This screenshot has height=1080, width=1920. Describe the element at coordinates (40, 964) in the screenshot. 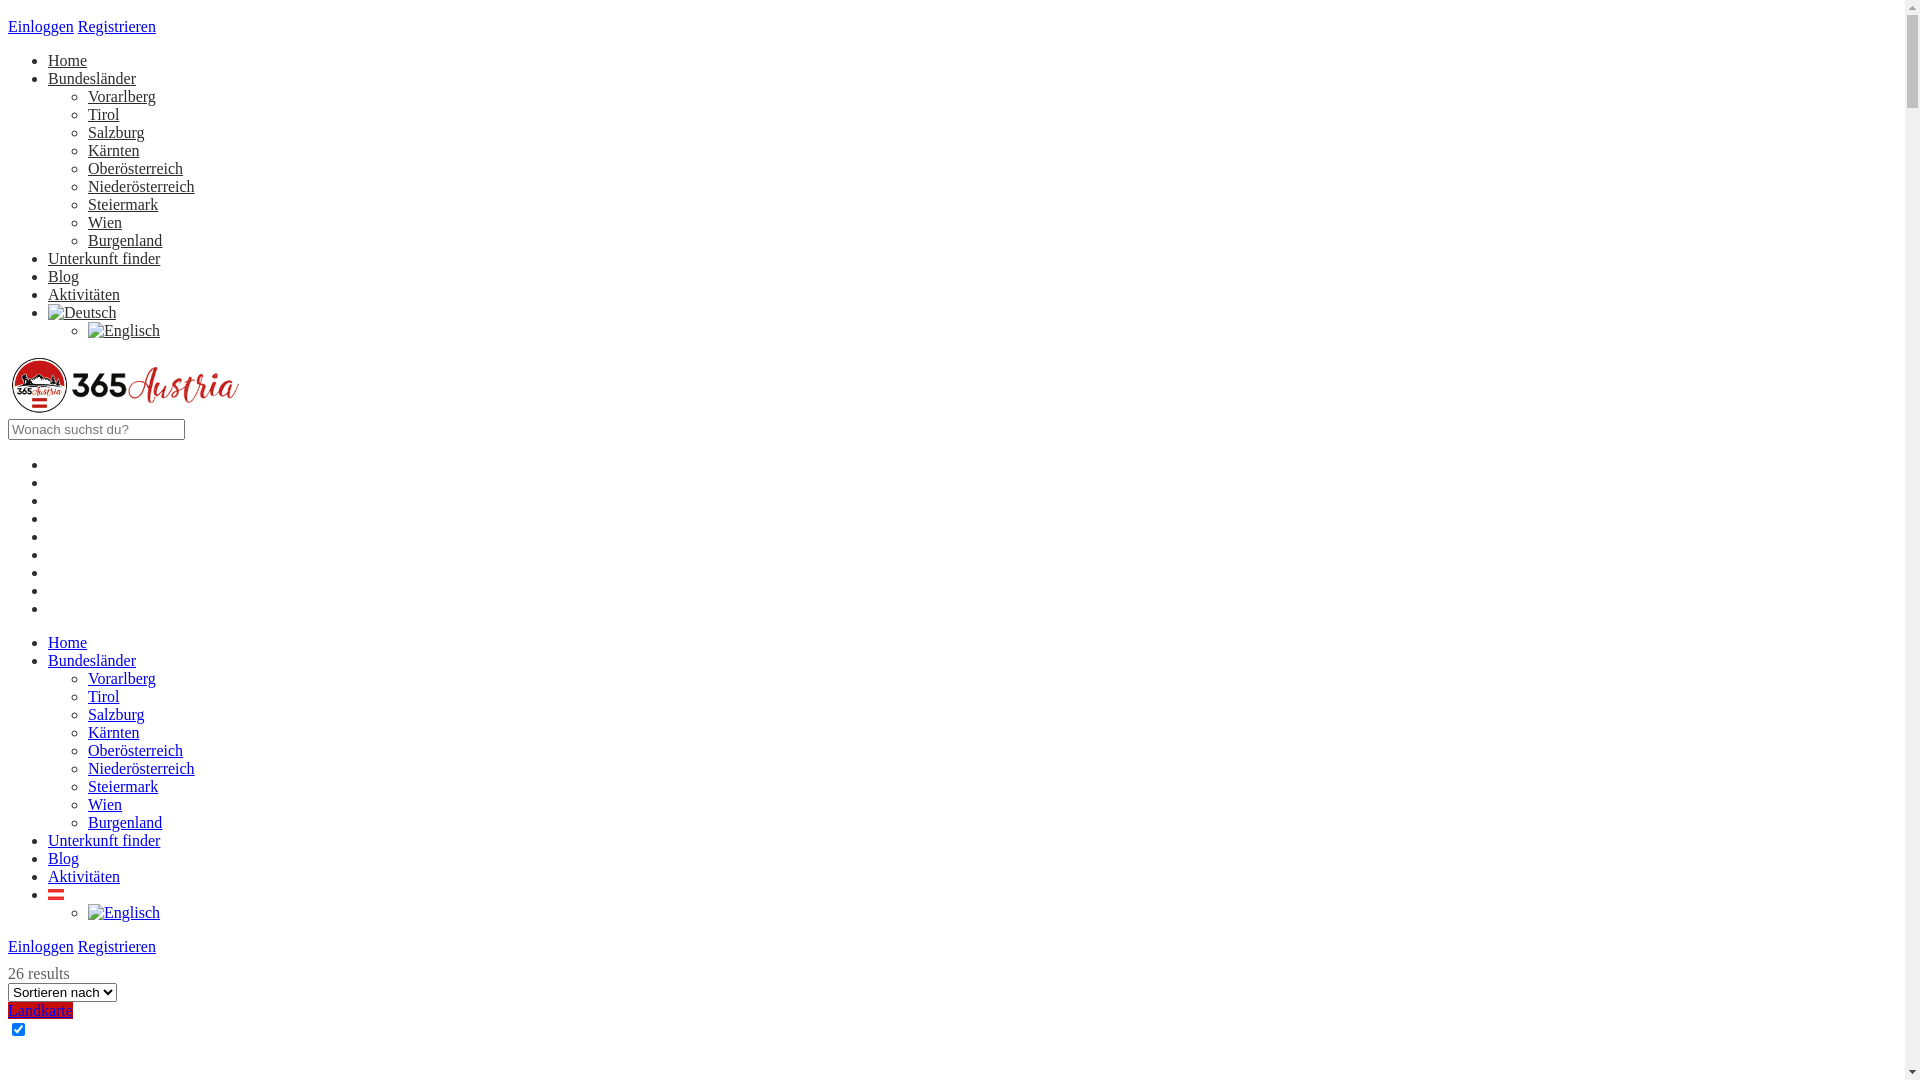

I see `'Landkarte'` at that location.